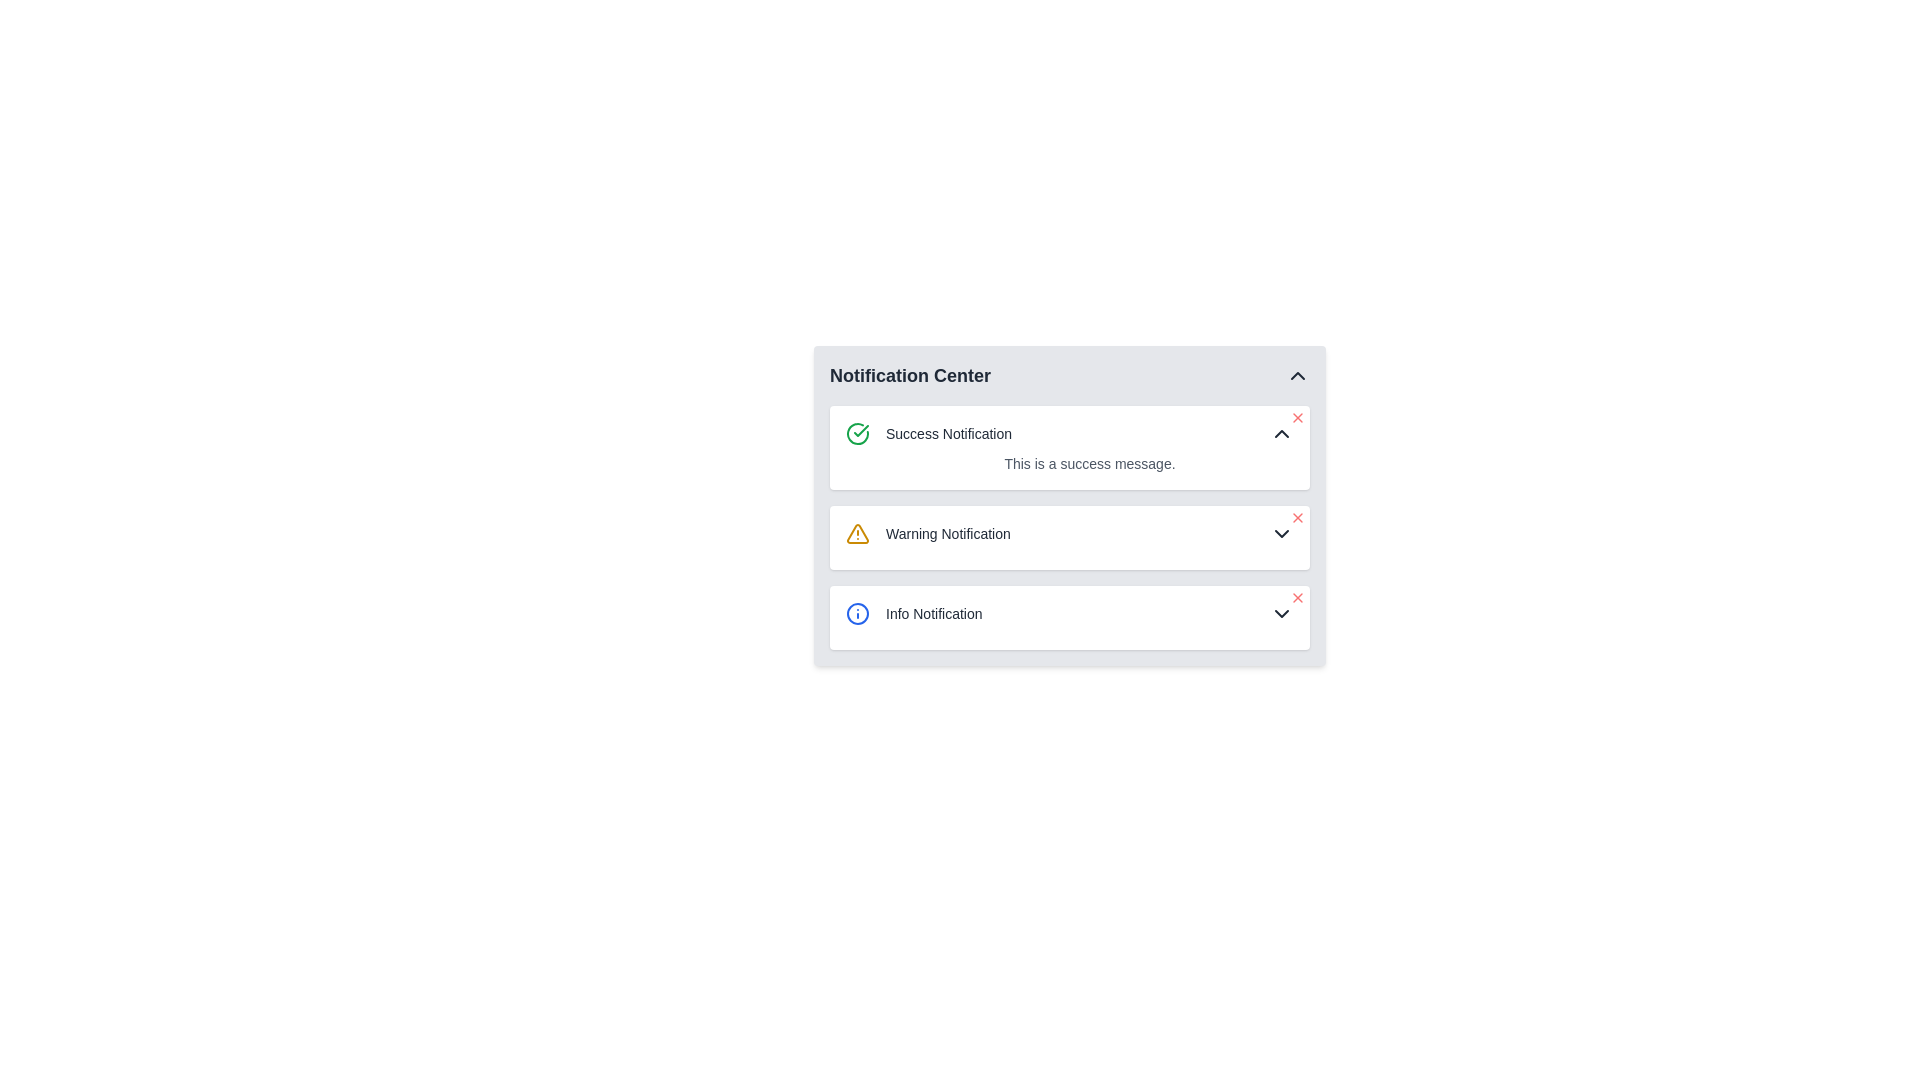 The height and width of the screenshot is (1080, 1920). I want to click on the Notification Section in the Notification Center, which displays three types of messages: 'Success Notification,' 'Warning Notification,' and 'Info Notification.', so click(1069, 527).